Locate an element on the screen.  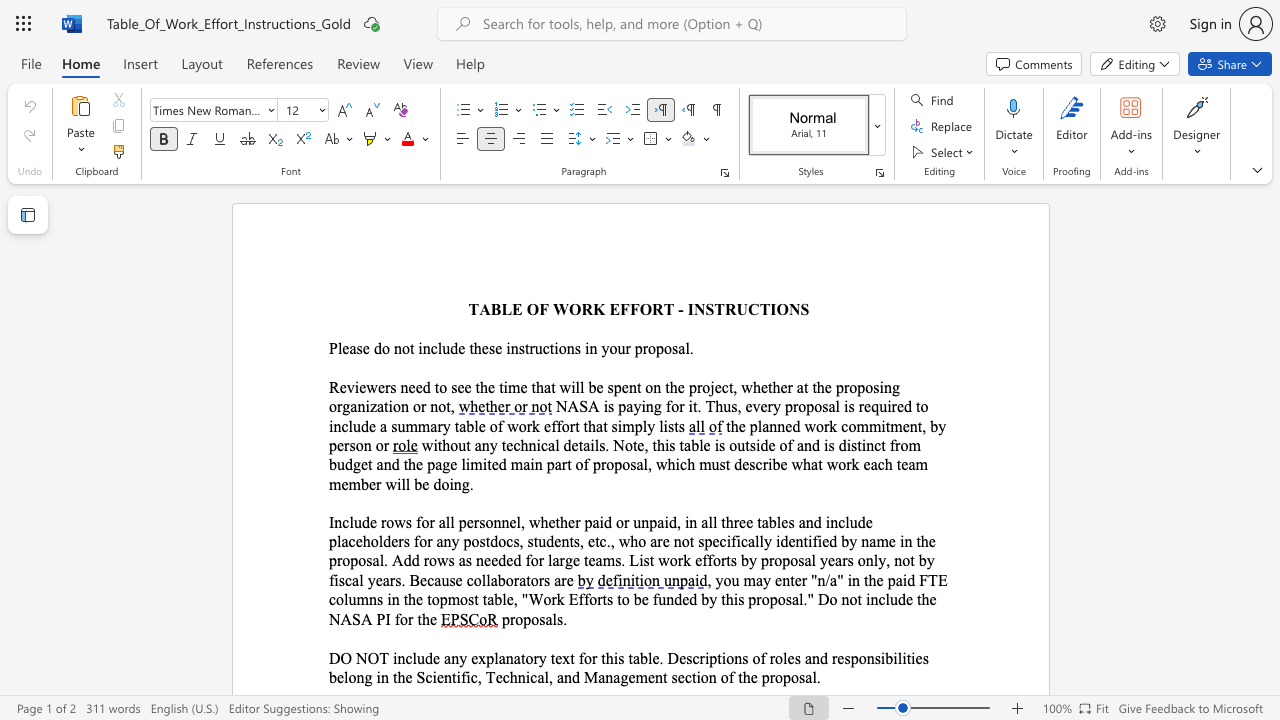
the subset text "t. Thus, eve" within the text "NASA is paying for it. Thus, every proposal is" is located at coordinates (692, 405).